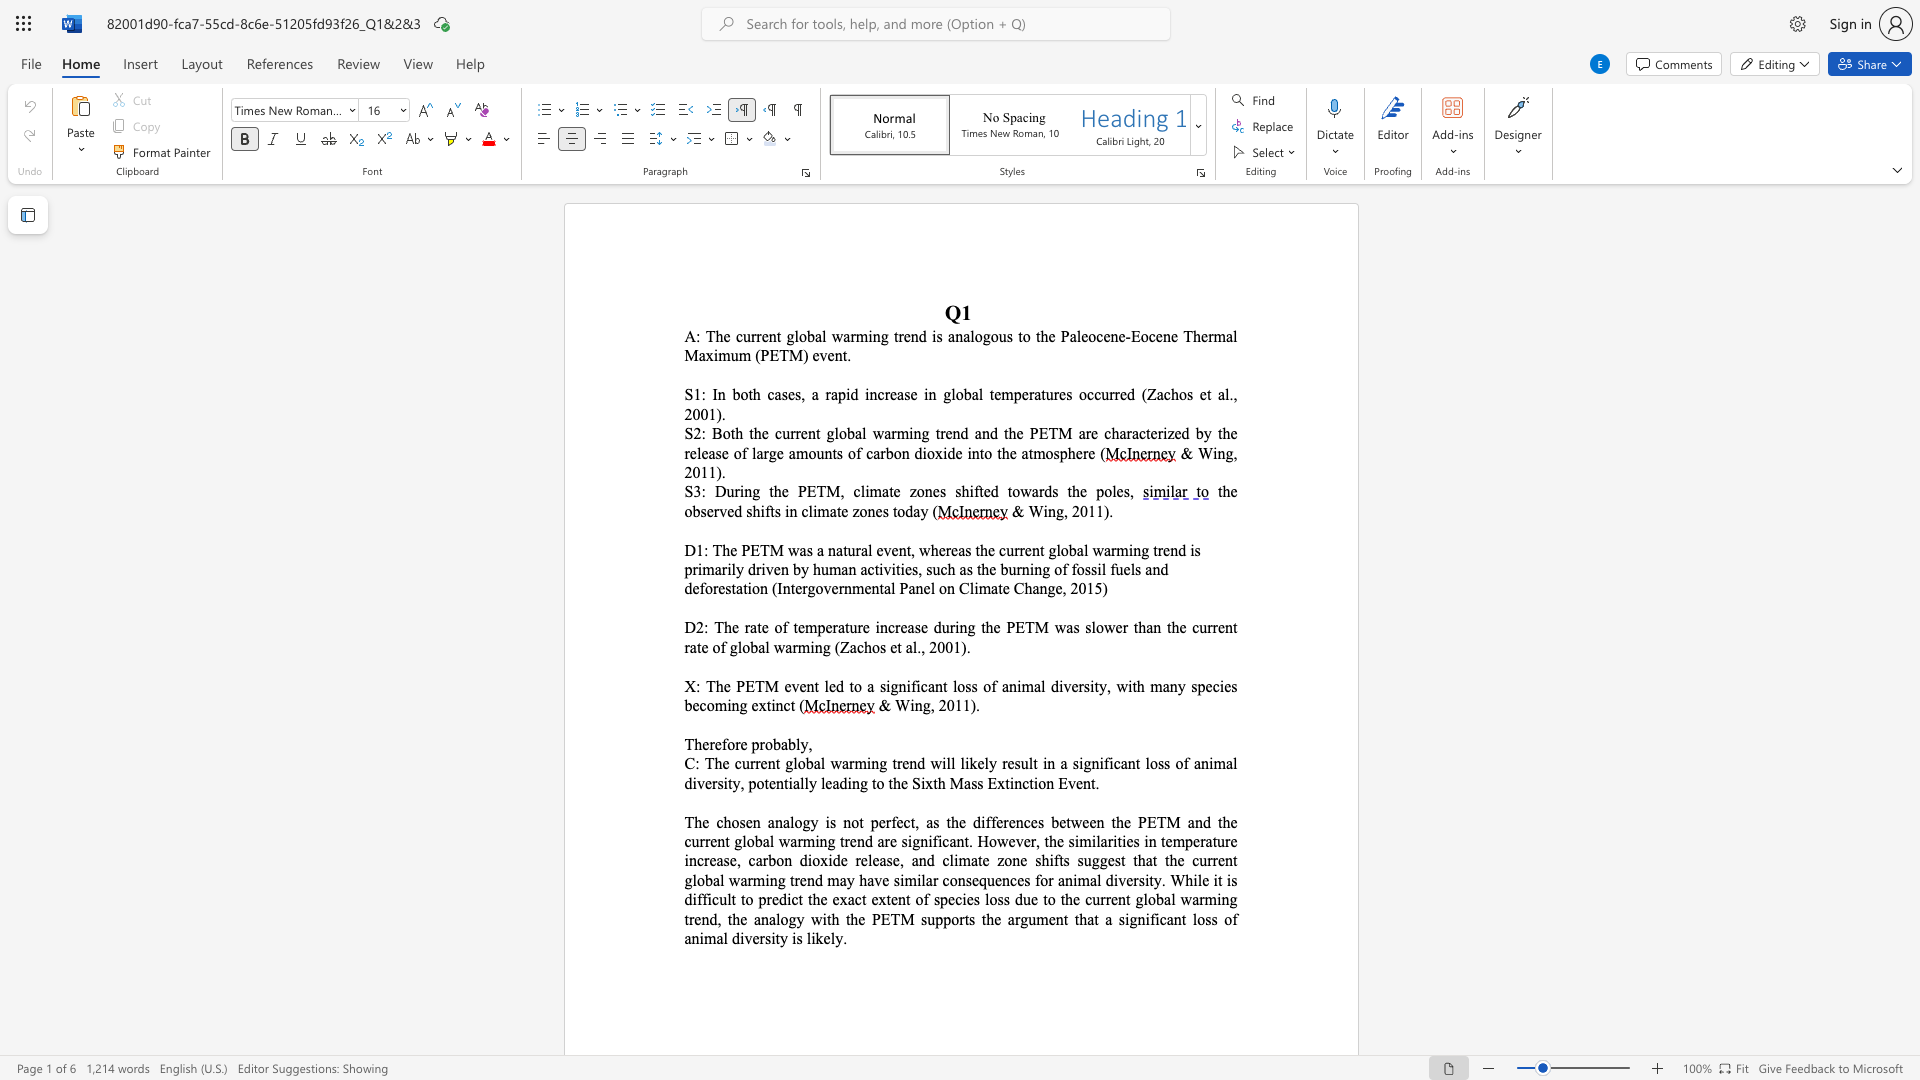 The height and width of the screenshot is (1080, 1920). What do you see at coordinates (971, 782) in the screenshot?
I see `the subset text "ss" within the text "in a significant loss of animal diversity, potentially leading to the Sixth Mass Extinction Event."` at bounding box center [971, 782].